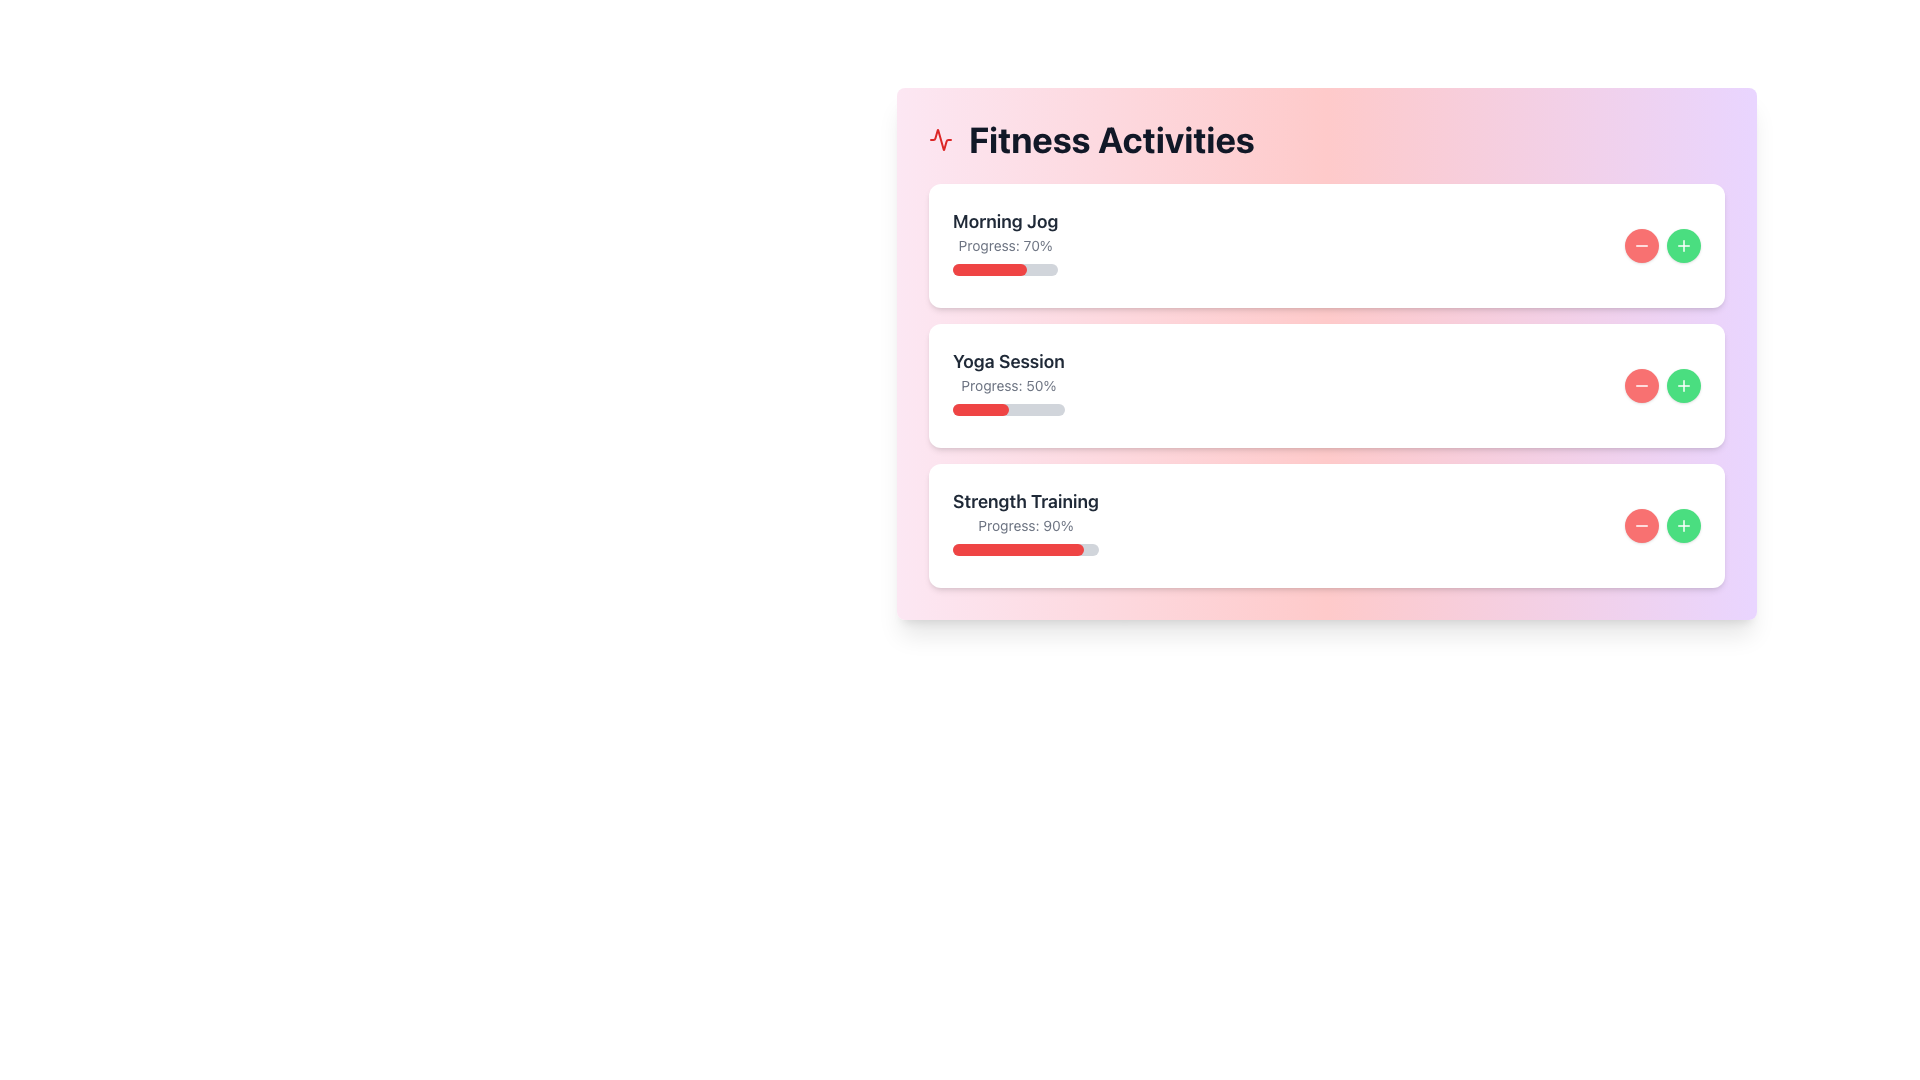 This screenshot has height=1080, width=1920. Describe the element at coordinates (939, 138) in the screenshot. I see `the red wave-like icon representing the line graph in the 'Fitness Activities' section located in the header area` at that location.